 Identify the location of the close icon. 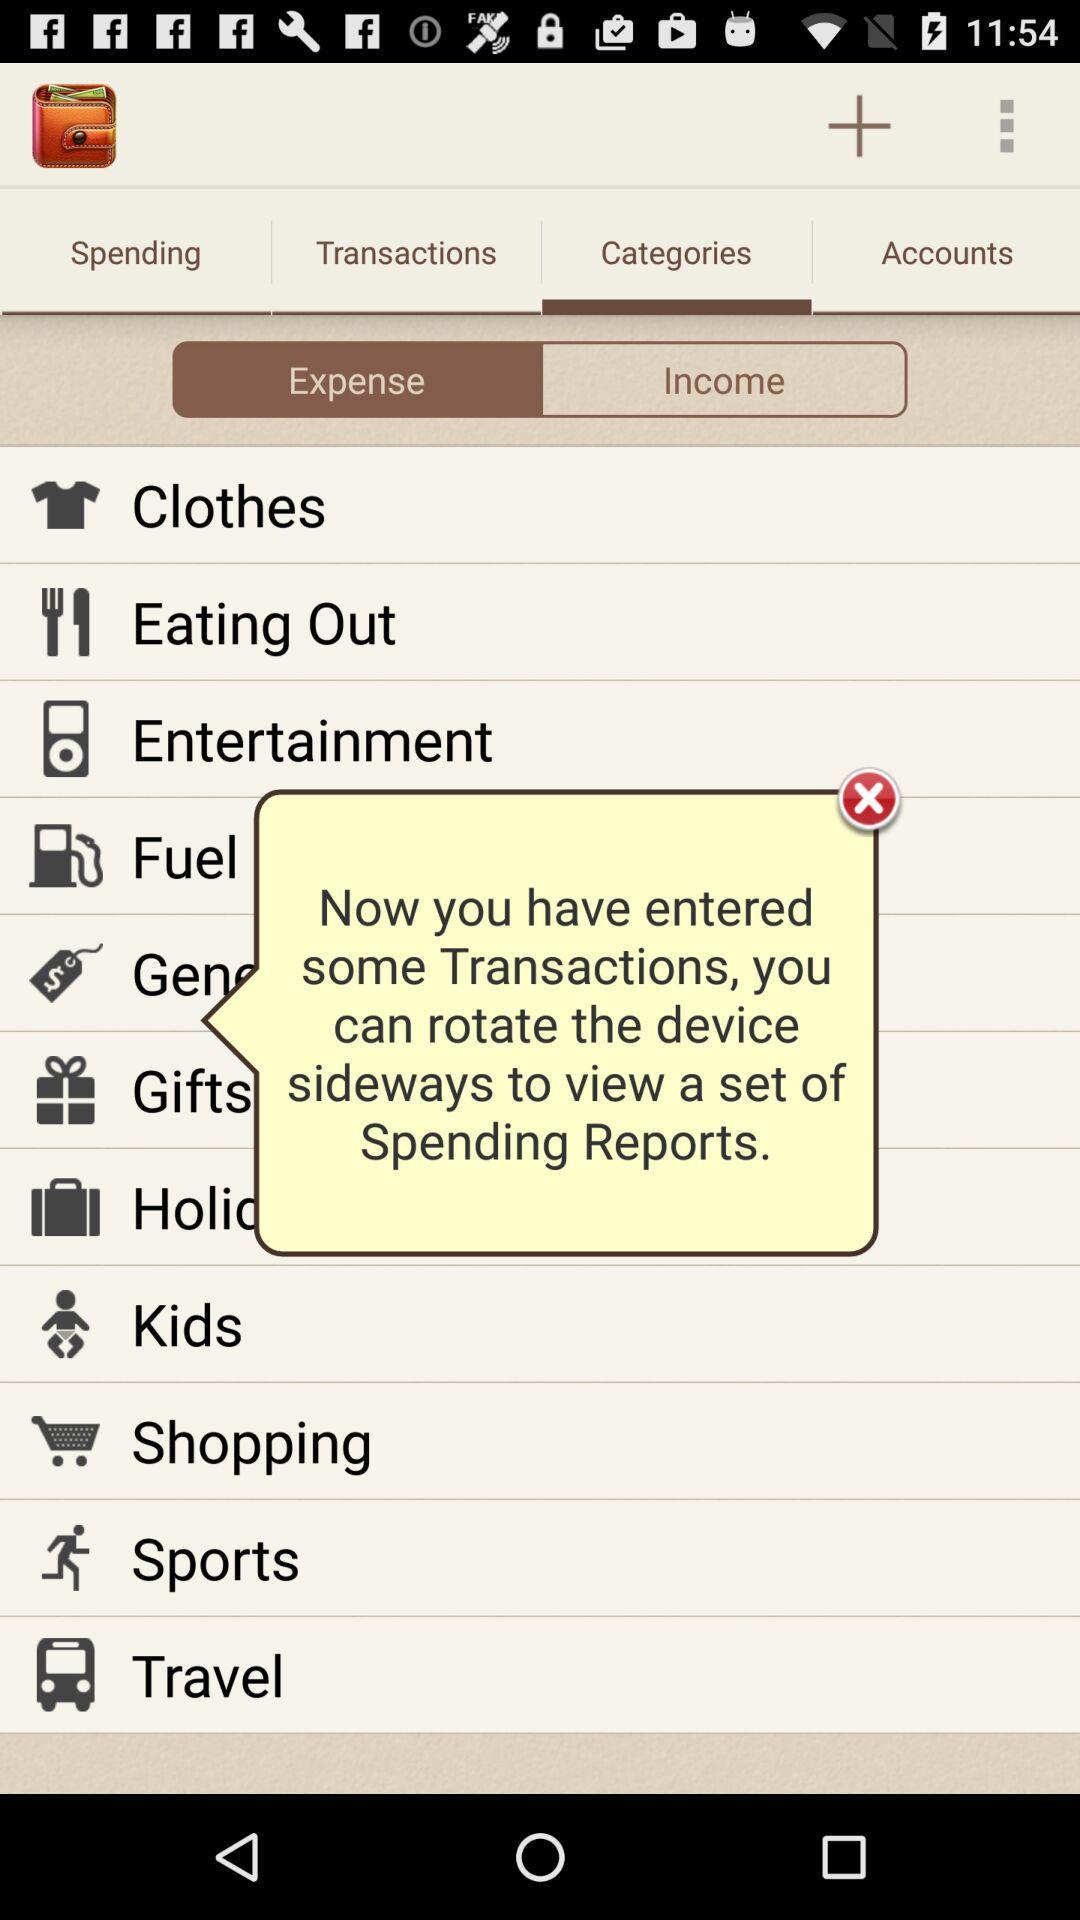
(868, 854).